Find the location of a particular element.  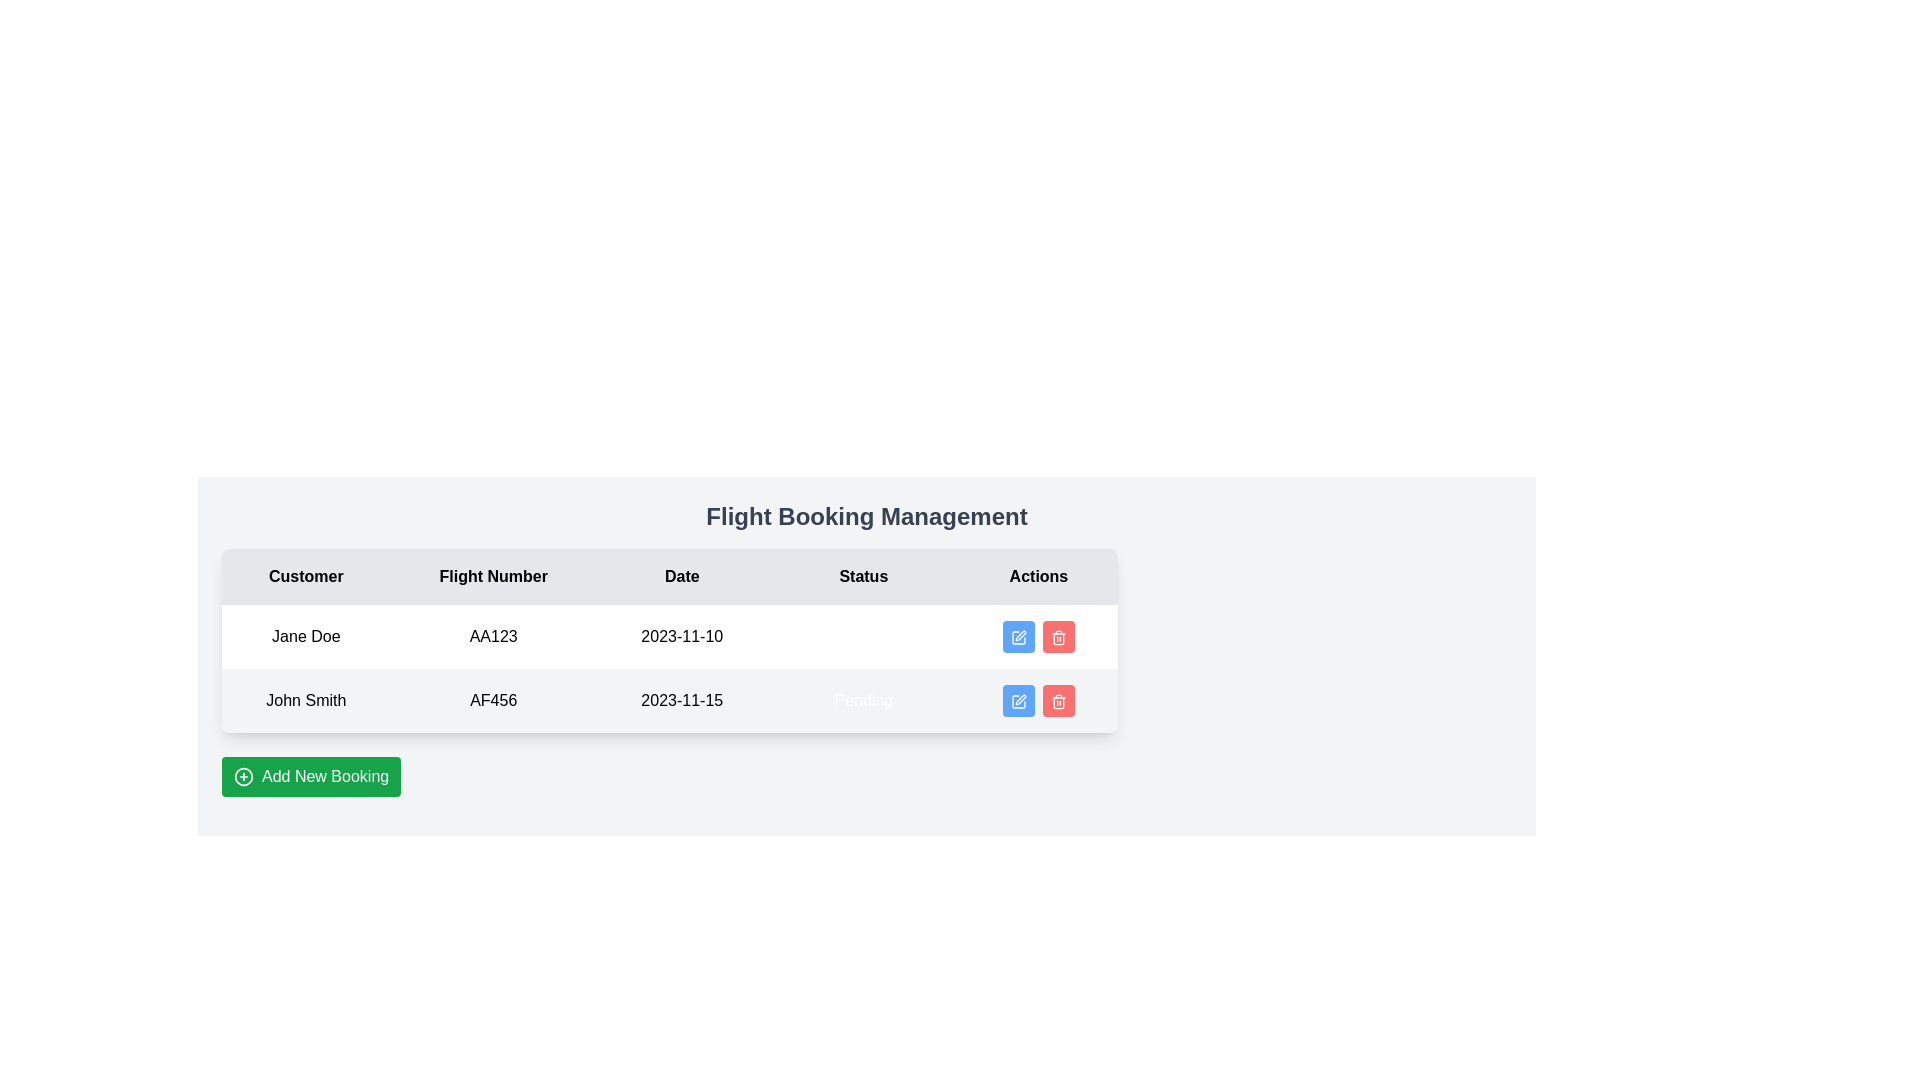

the text label displaying the customer's name in the first row of the booking management table is located at coordinates (305, 636).